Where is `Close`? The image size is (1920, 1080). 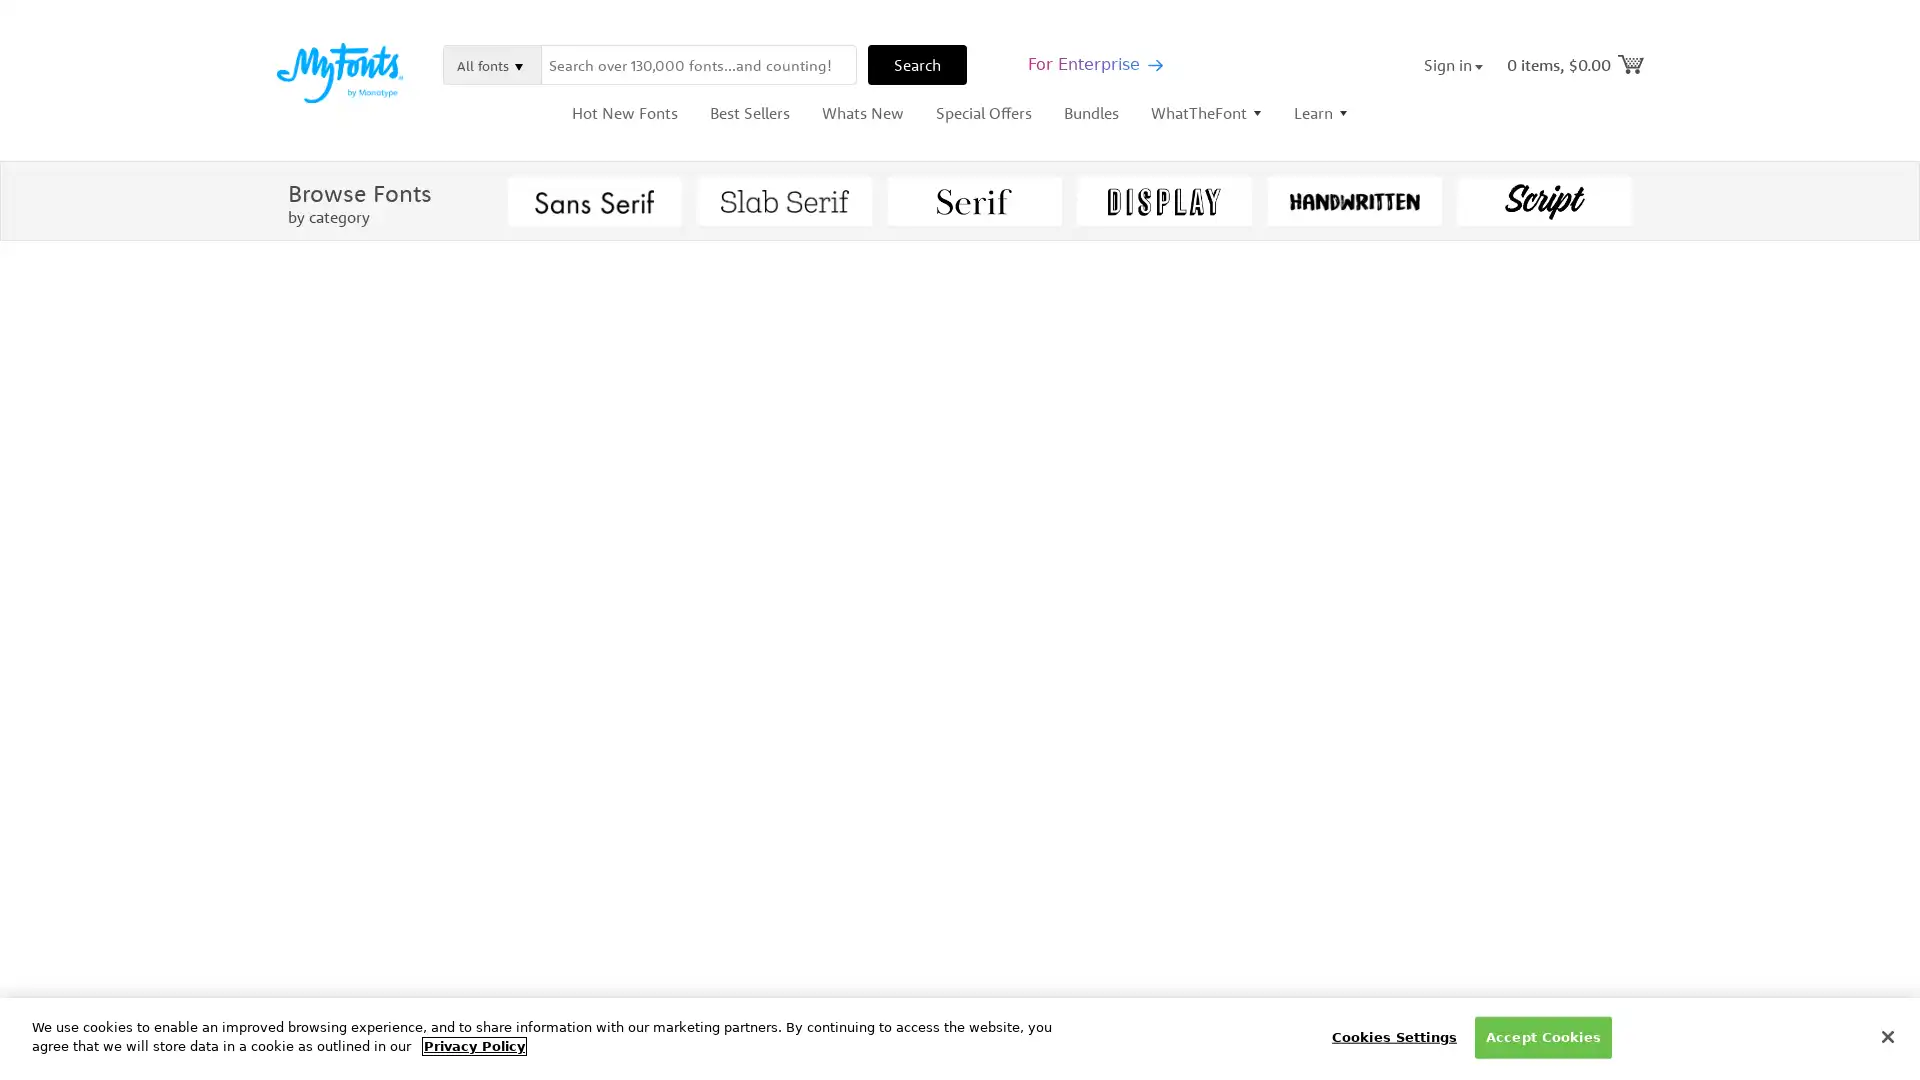
Close is located at coordinates (1886, 1035).